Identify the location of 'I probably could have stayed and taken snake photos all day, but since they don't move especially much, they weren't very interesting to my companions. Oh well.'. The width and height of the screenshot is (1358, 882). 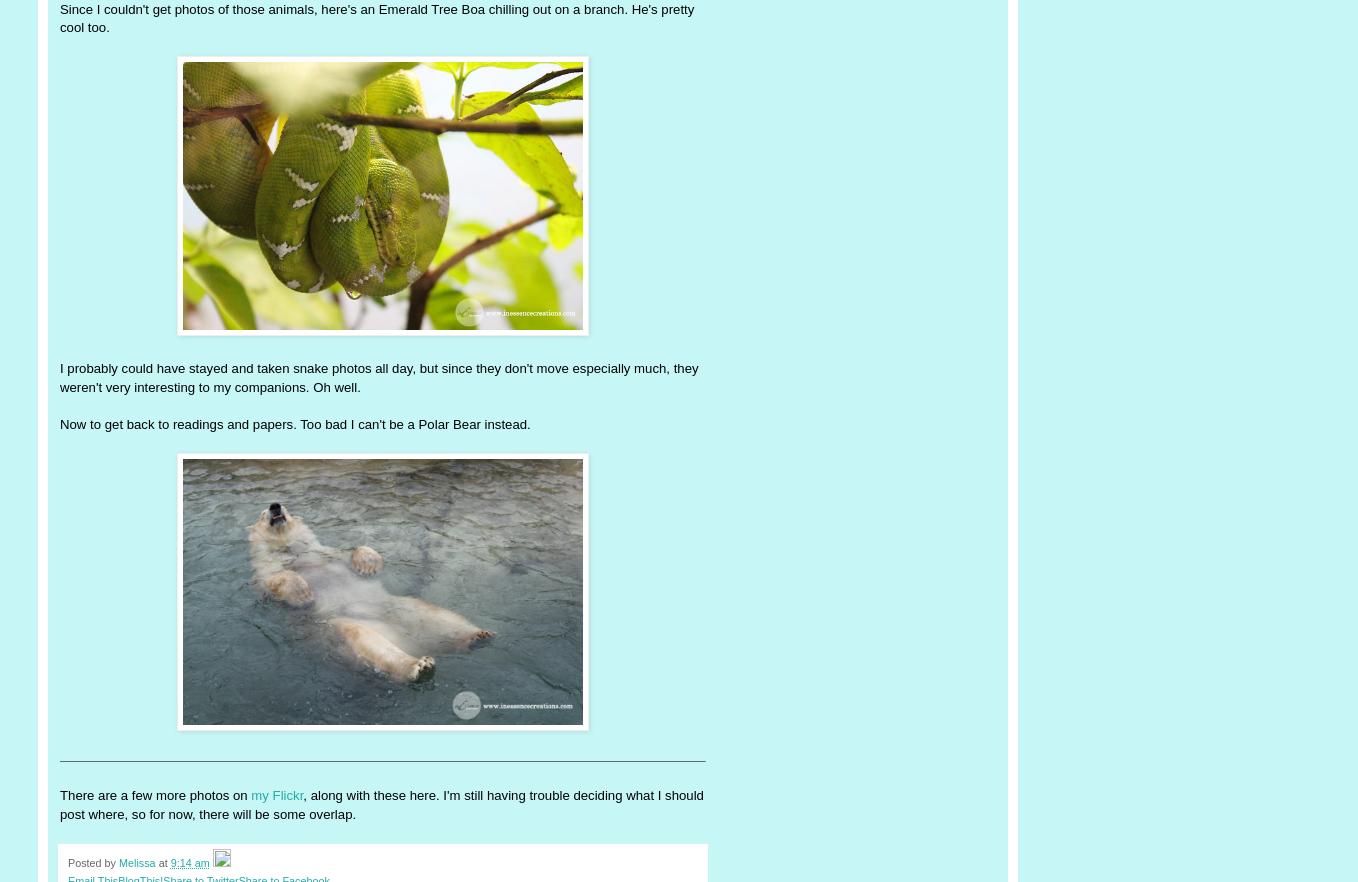
(60, 376).